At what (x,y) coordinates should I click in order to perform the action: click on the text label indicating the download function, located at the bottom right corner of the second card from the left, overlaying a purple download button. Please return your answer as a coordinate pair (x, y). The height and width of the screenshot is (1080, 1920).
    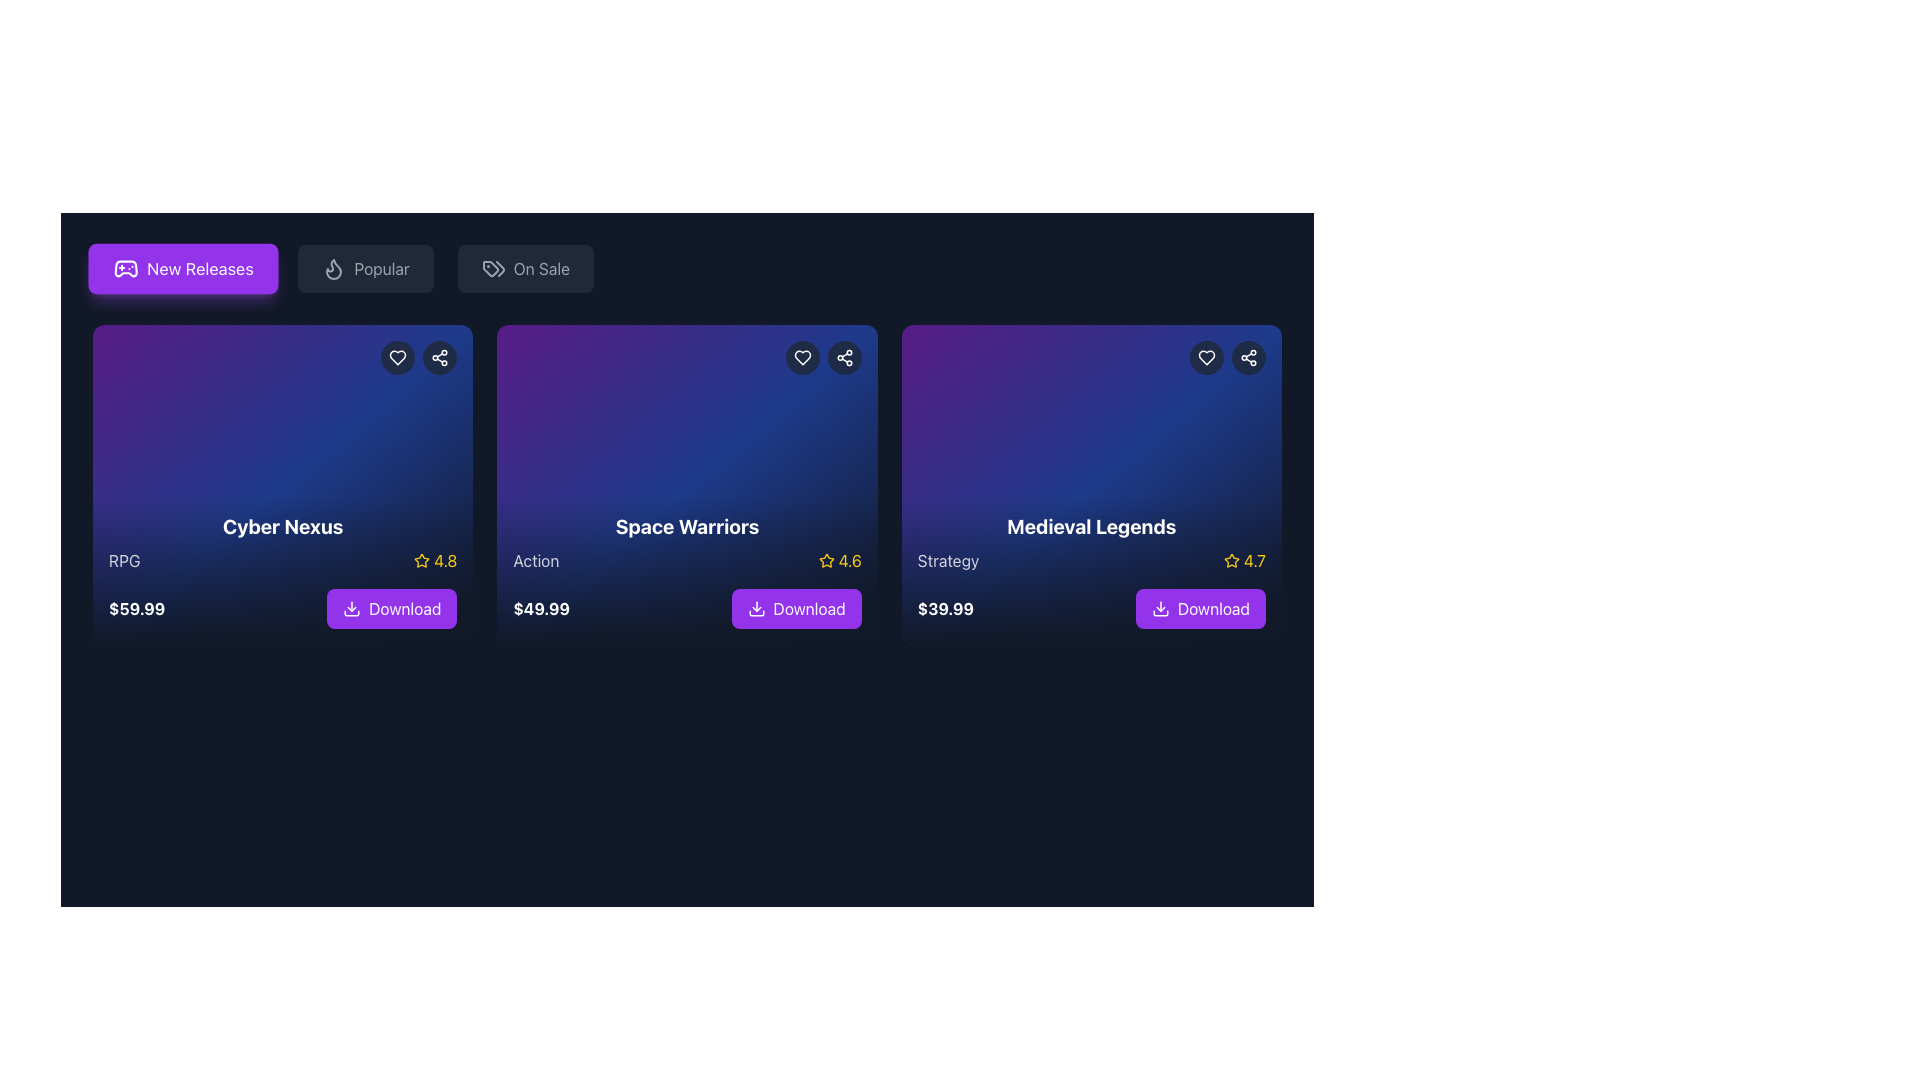
    Looking at the image, I should click on (809, 608).